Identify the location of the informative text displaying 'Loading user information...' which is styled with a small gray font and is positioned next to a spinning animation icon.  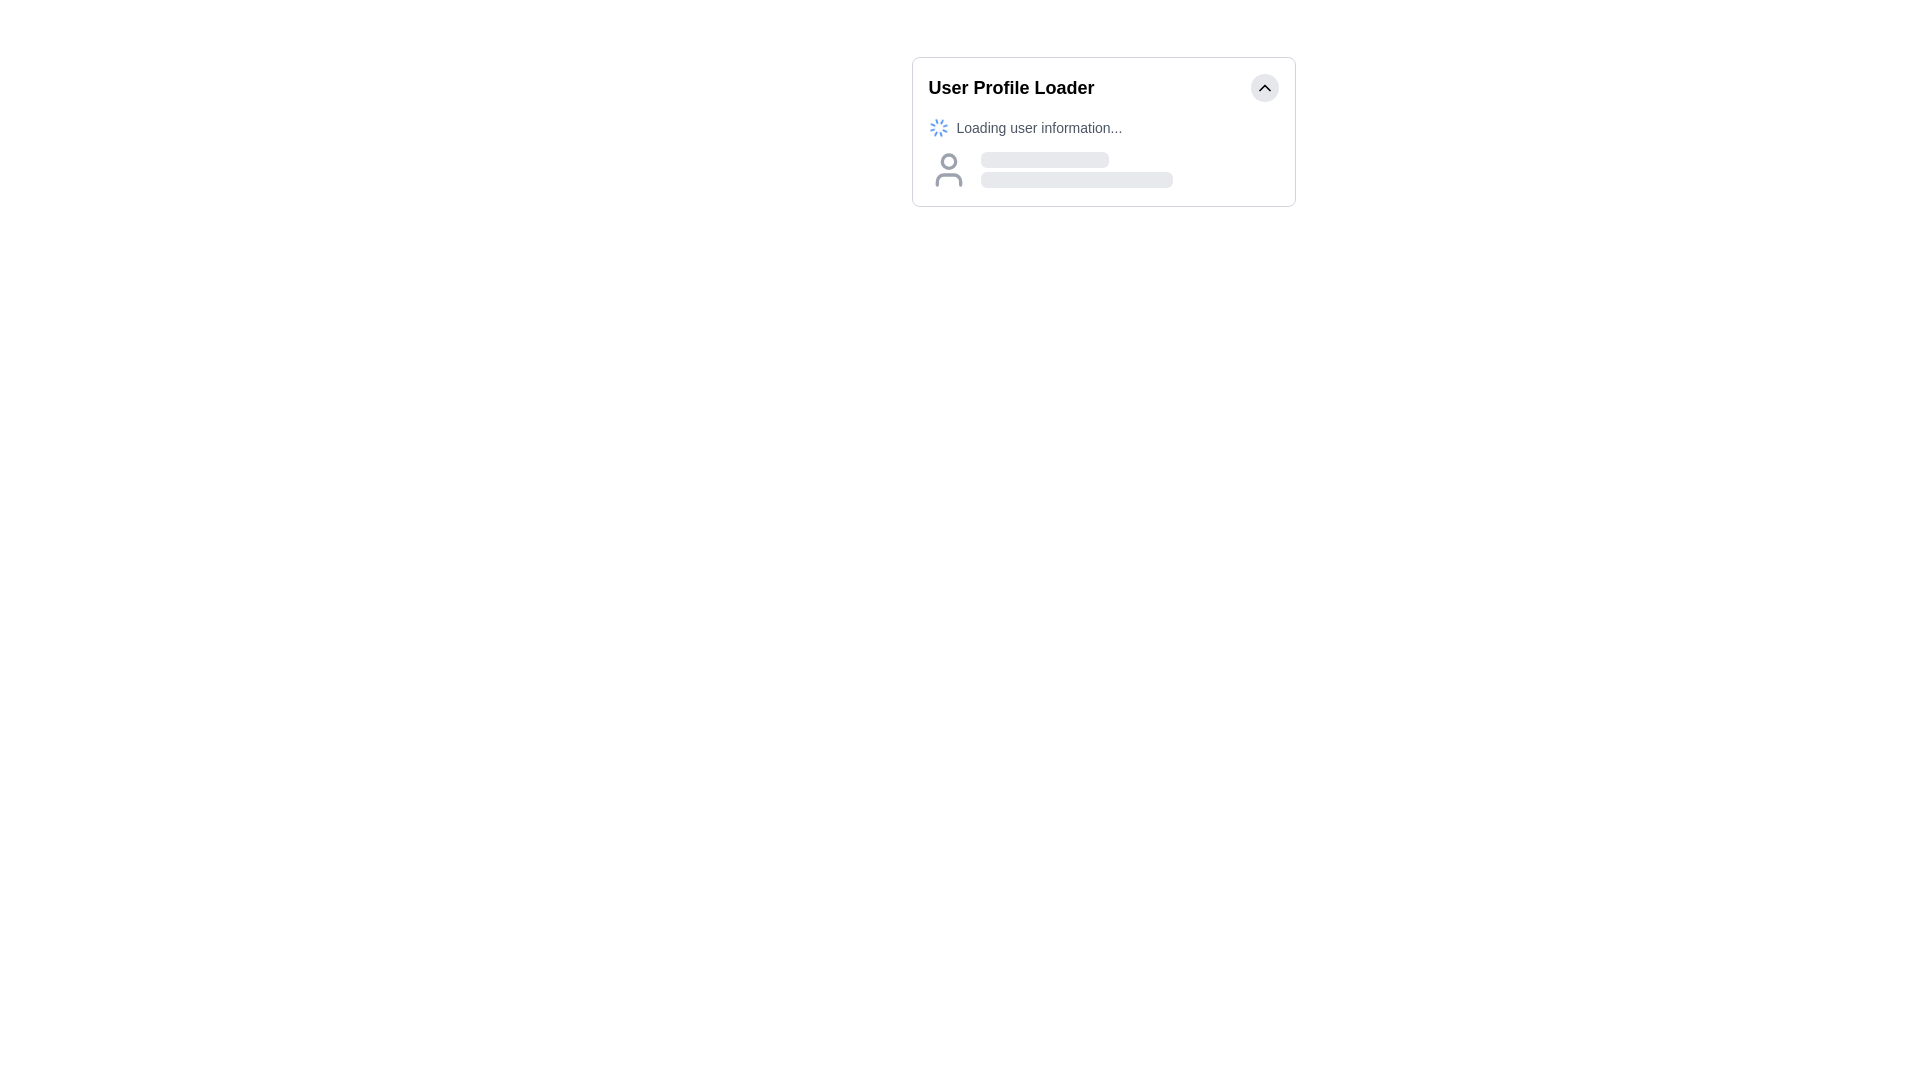
(1039, 127).